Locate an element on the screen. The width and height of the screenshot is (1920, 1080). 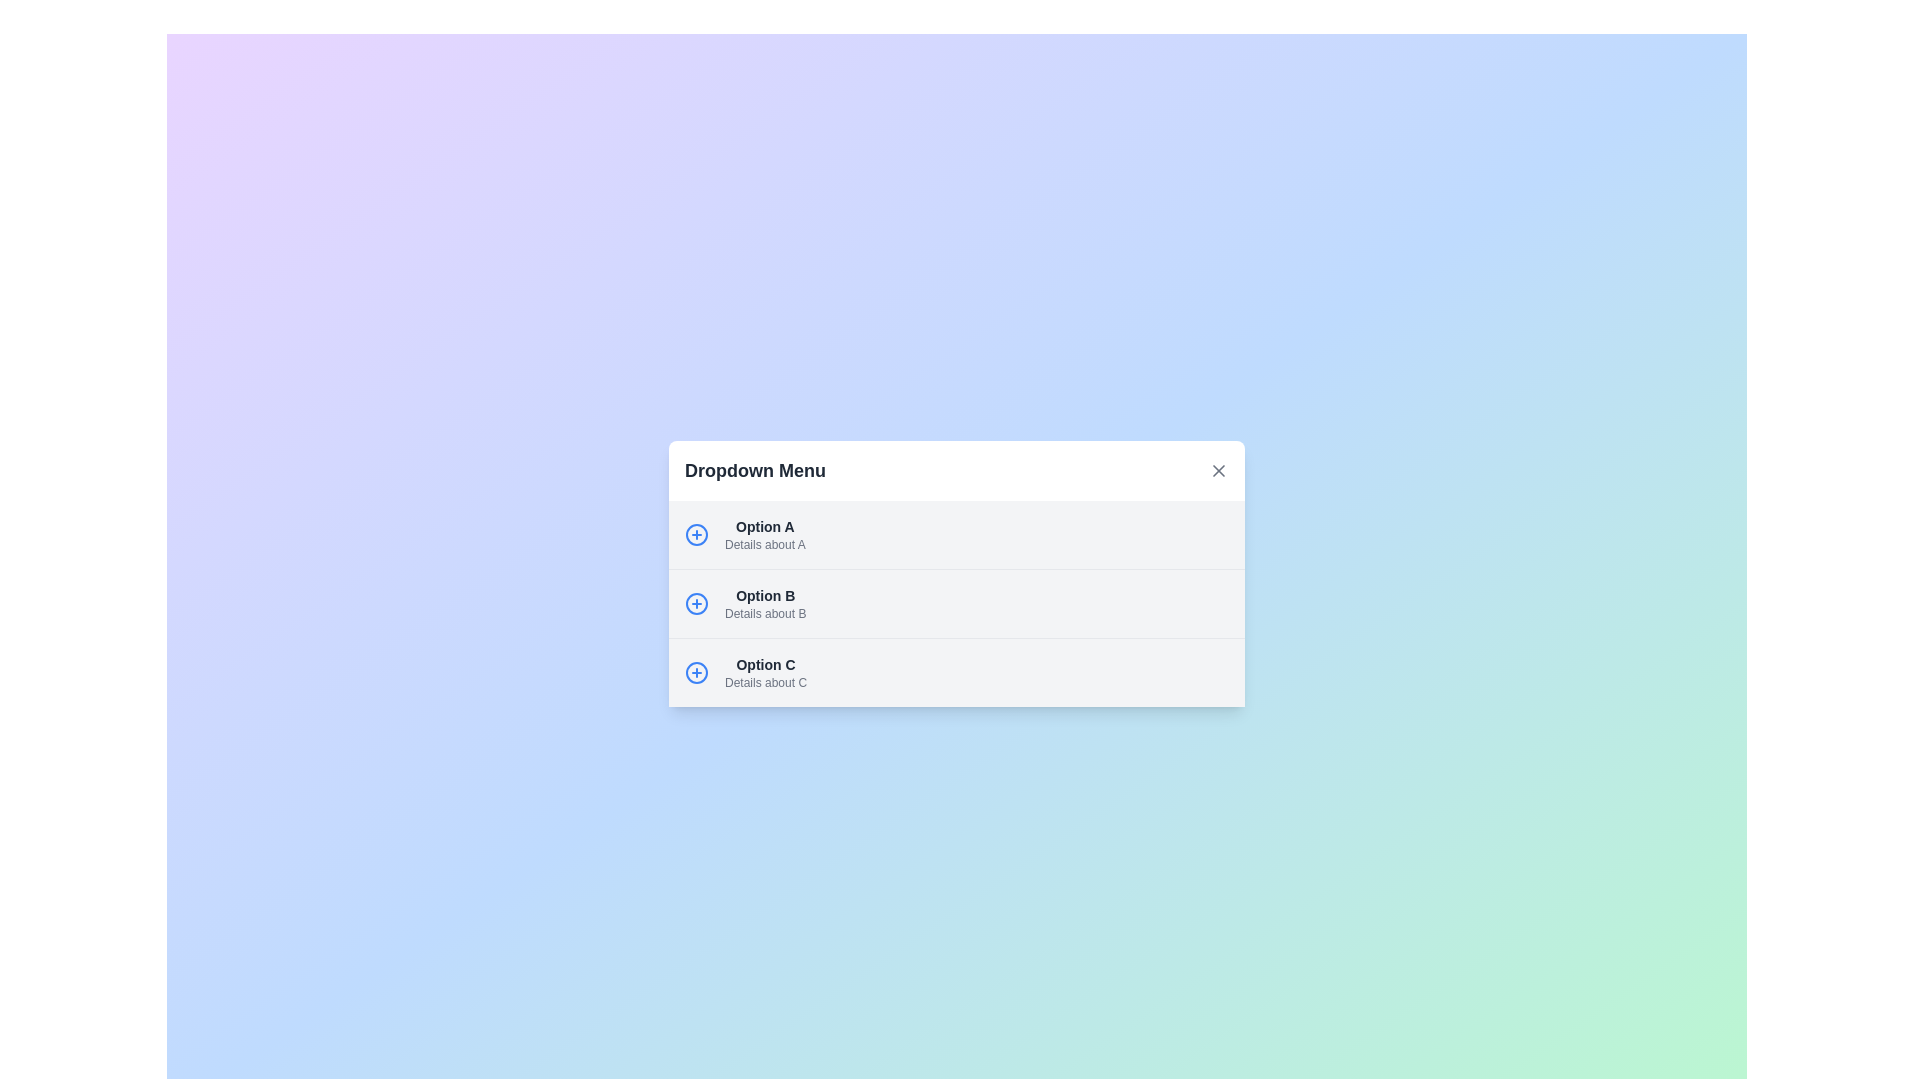
the close icon located at the top-right corner of the dropdown menu is located at coordinates (1218, 470).